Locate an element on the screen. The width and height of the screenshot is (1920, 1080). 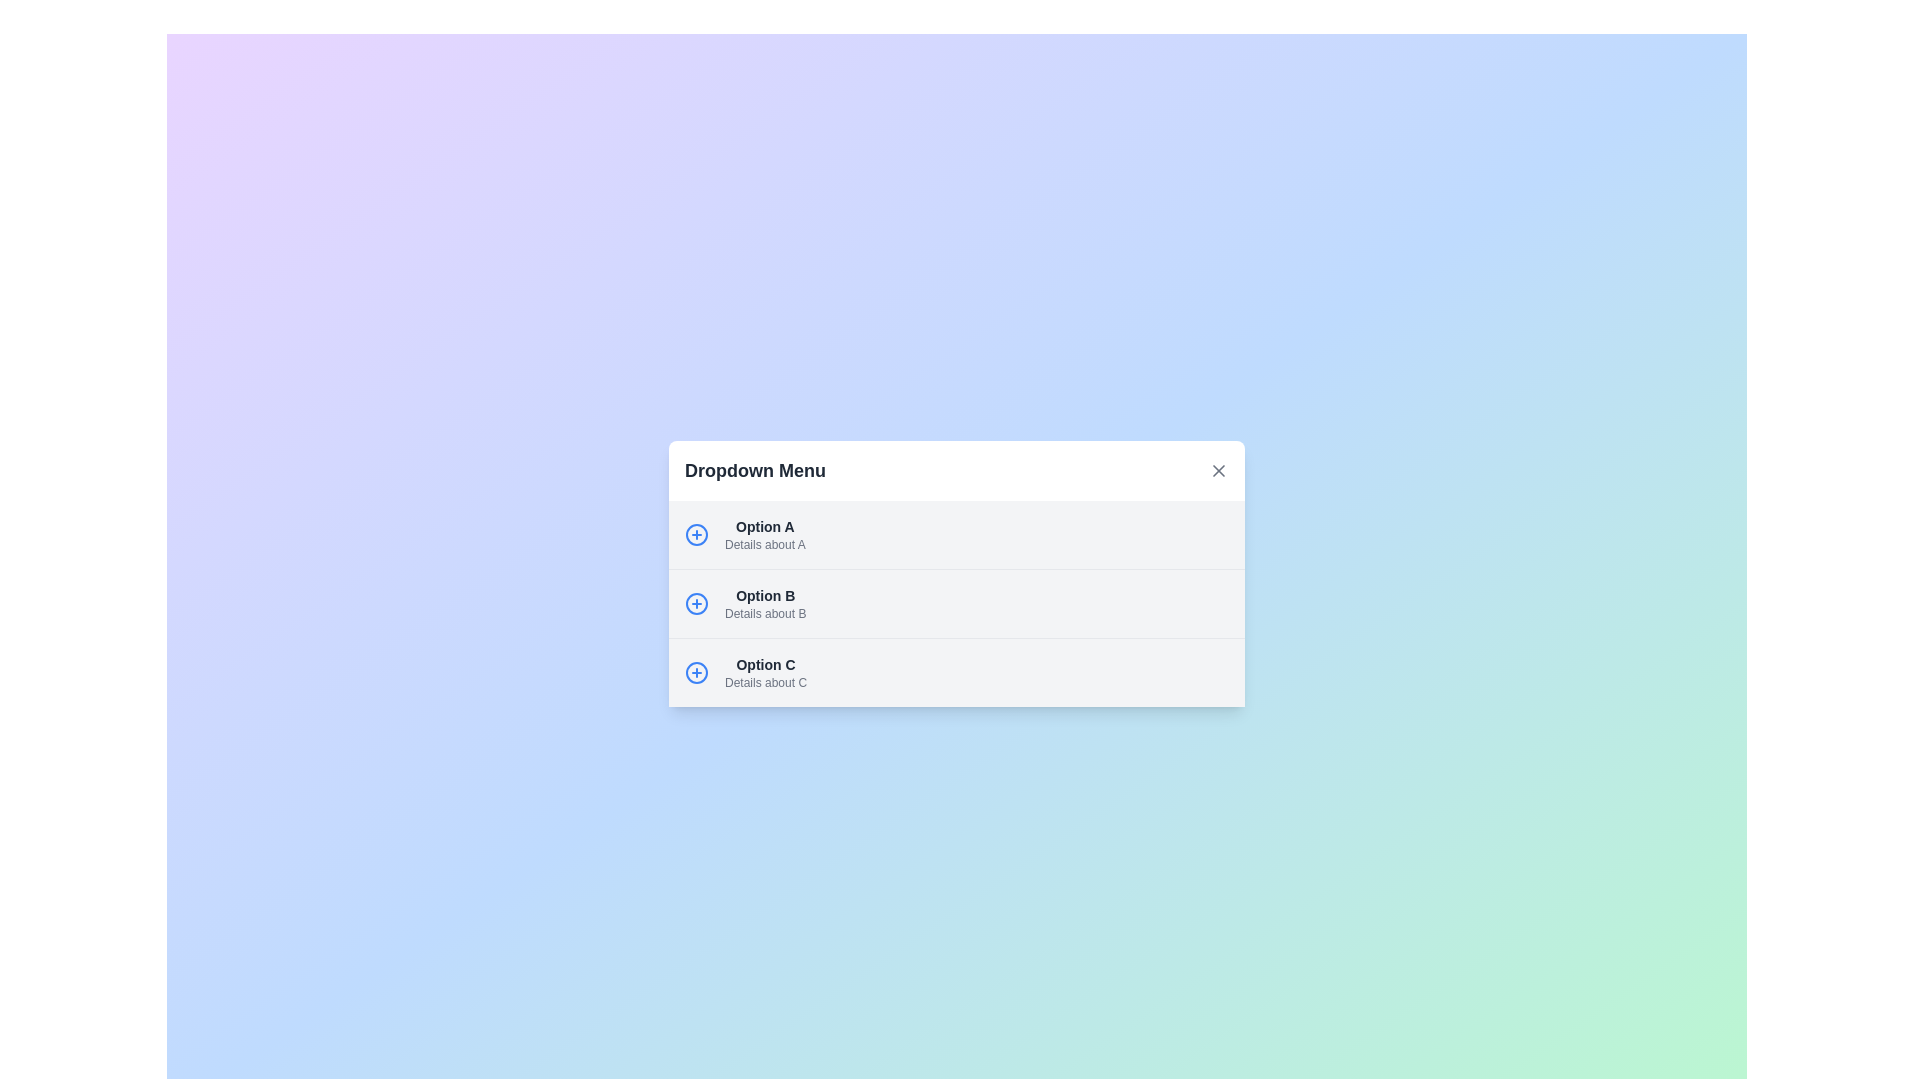
the close icon located at the top-right corner of the dropdown menu is located at coordinates (1218, 470).